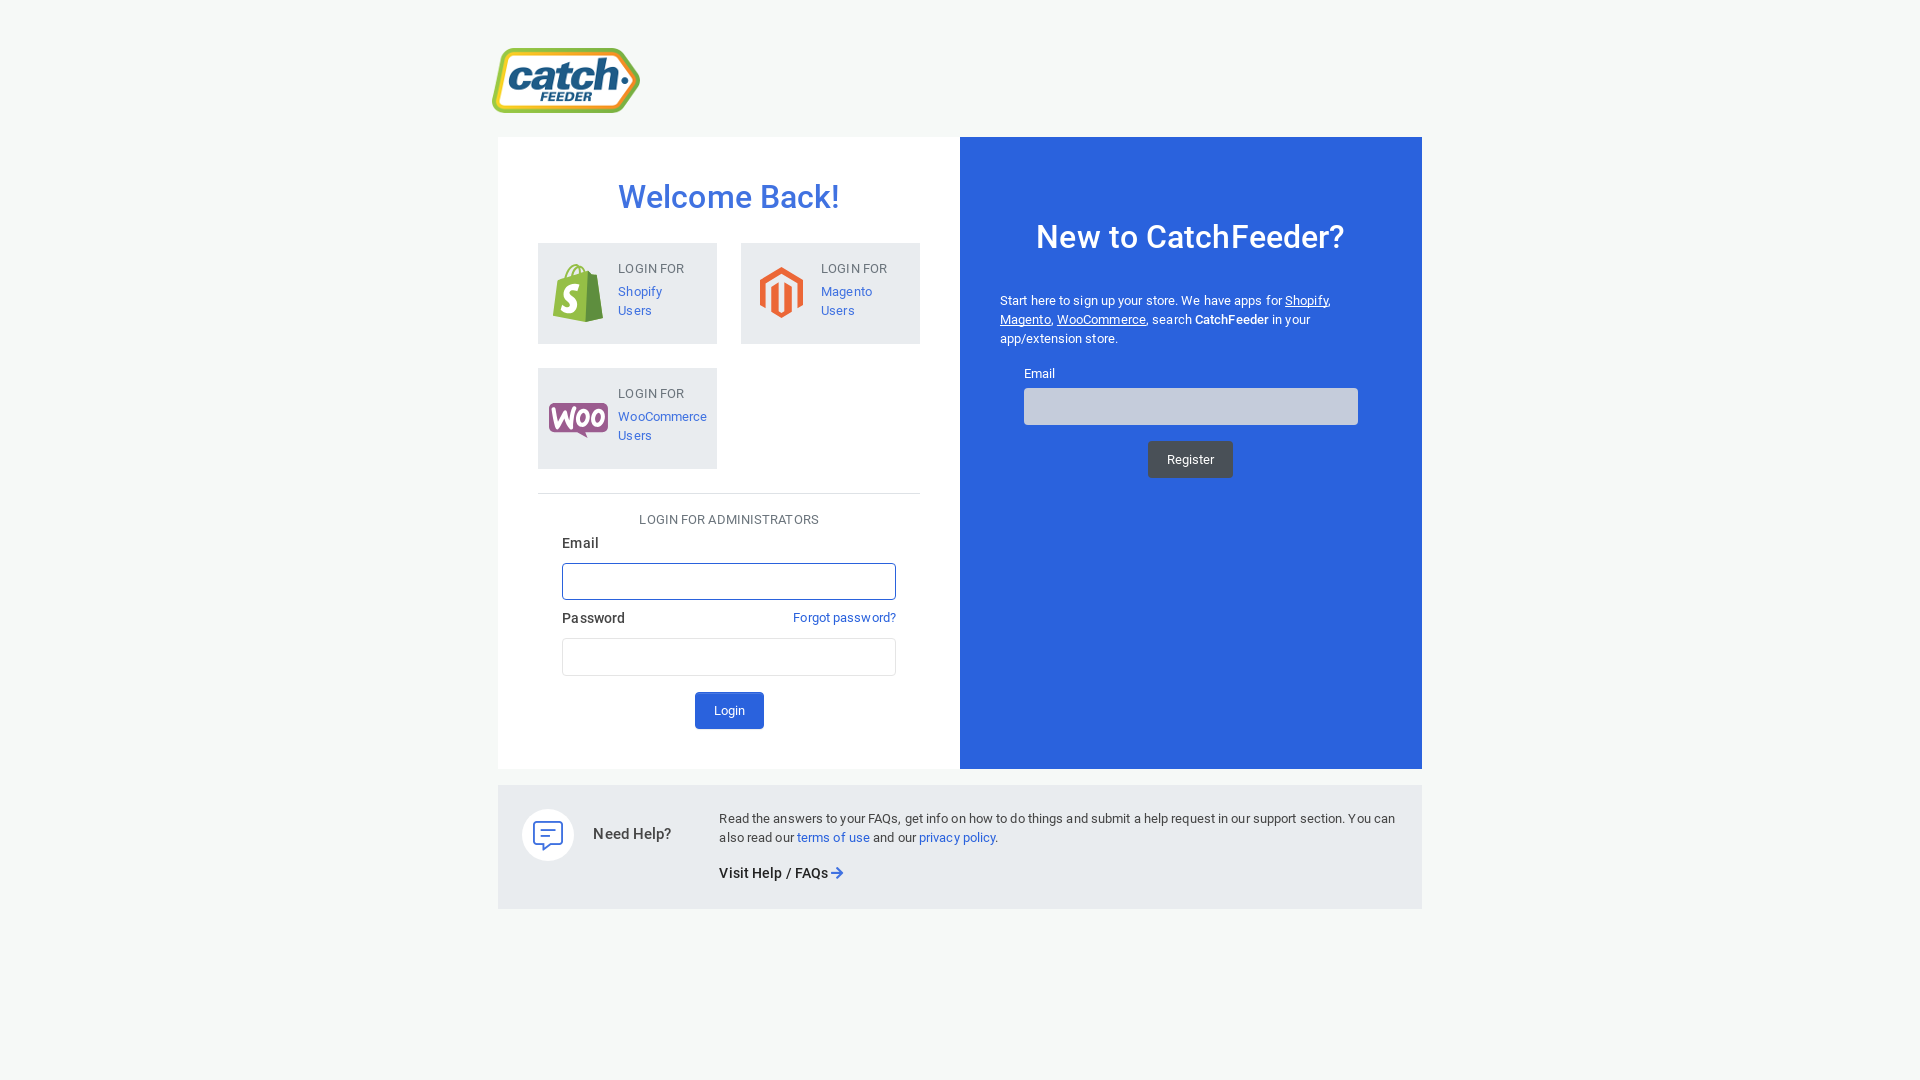 This screenshot has width=1920, height=1080. I want to click on 'Magento', so click(999, 318).